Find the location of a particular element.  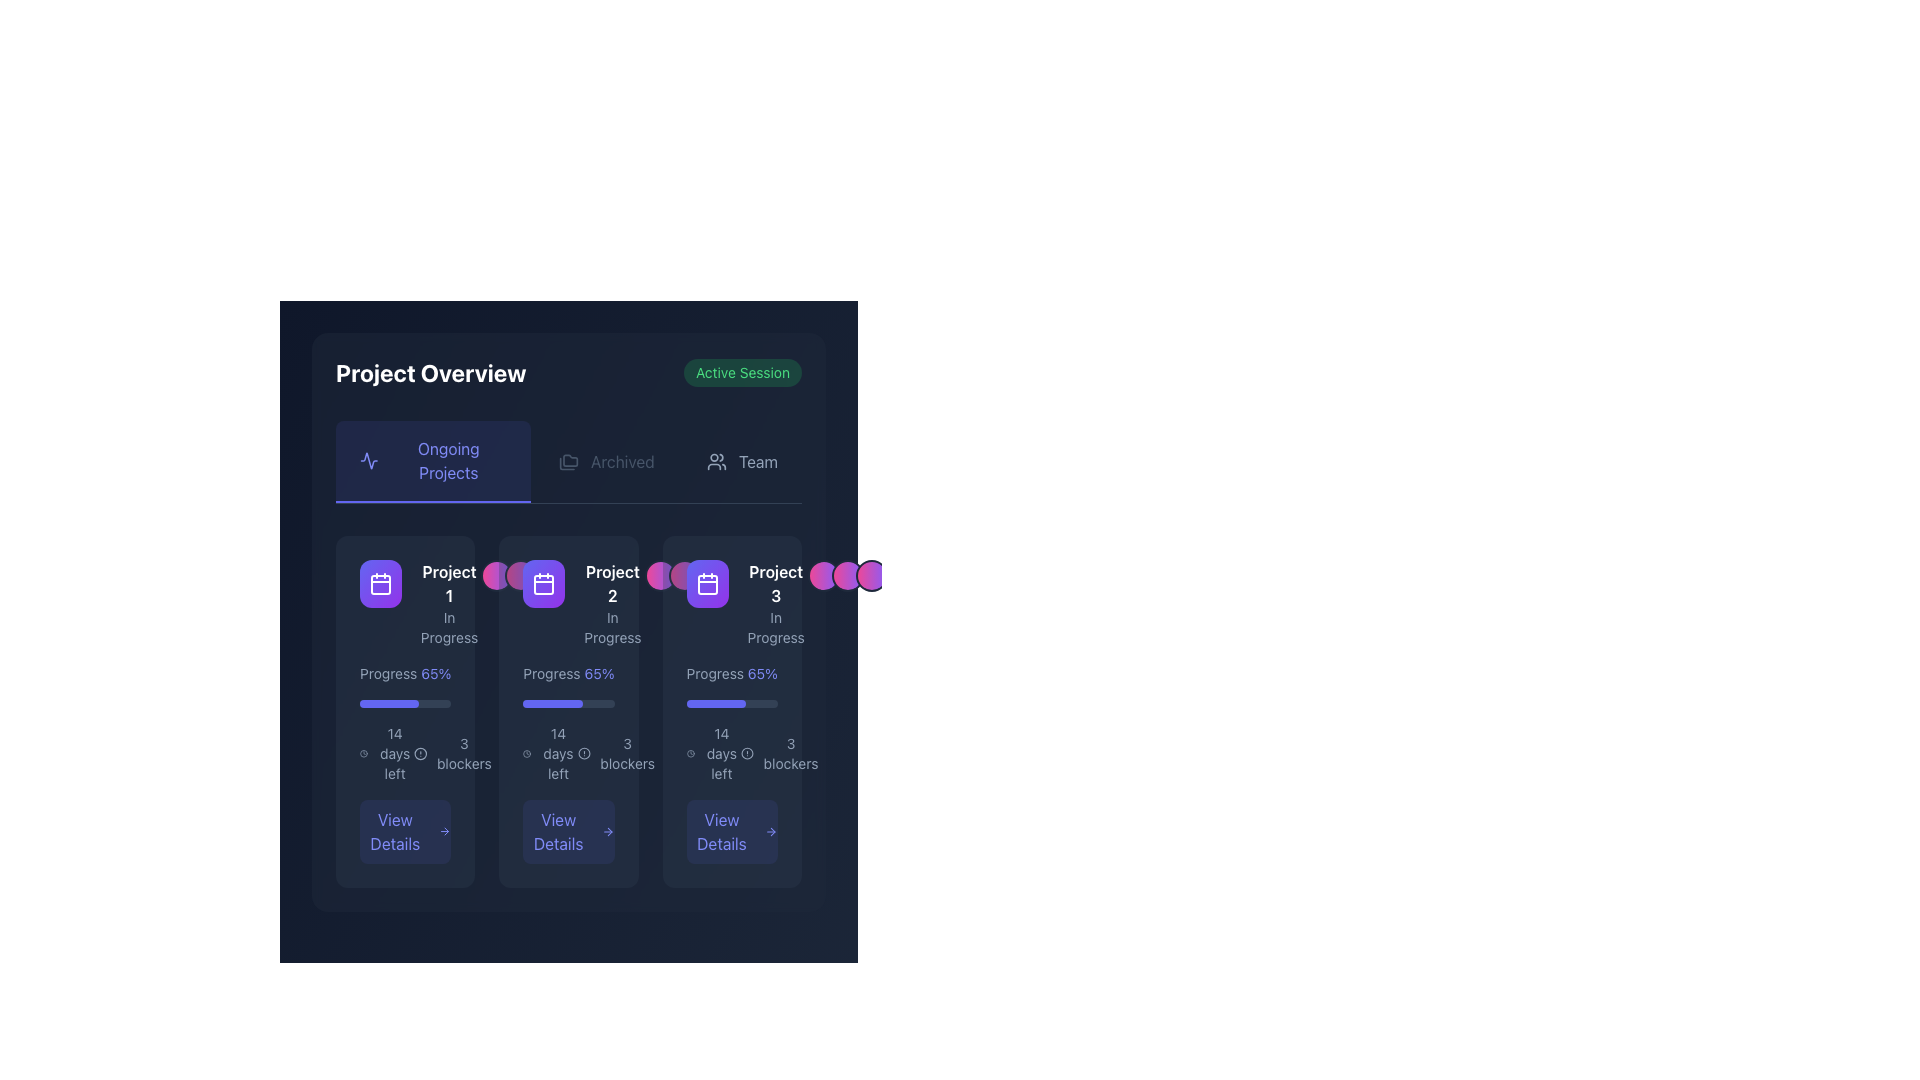

the descriptive label displaying '3 blockers' next to the warning icon is located at coordinates (779, 753).